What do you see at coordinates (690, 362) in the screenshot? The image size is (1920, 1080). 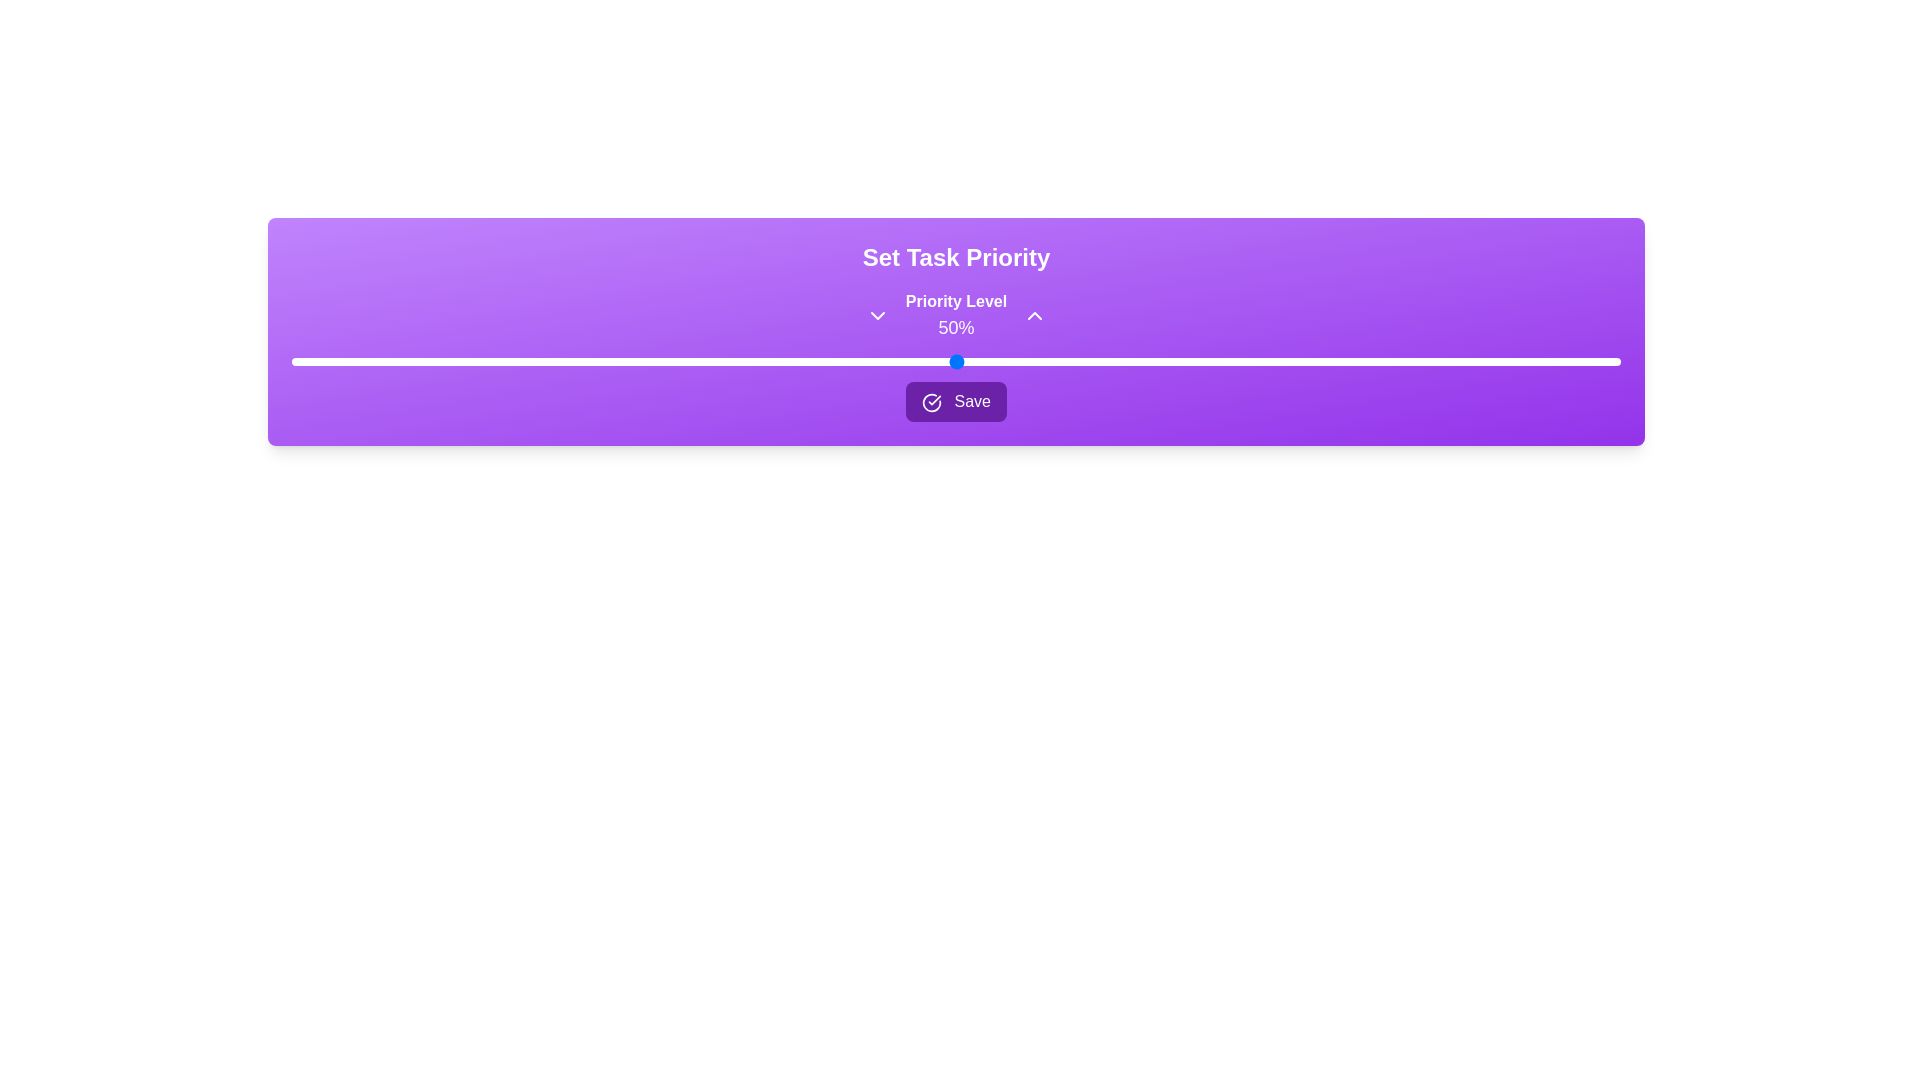 I see `the priority level` at bounding box center [690, 362].